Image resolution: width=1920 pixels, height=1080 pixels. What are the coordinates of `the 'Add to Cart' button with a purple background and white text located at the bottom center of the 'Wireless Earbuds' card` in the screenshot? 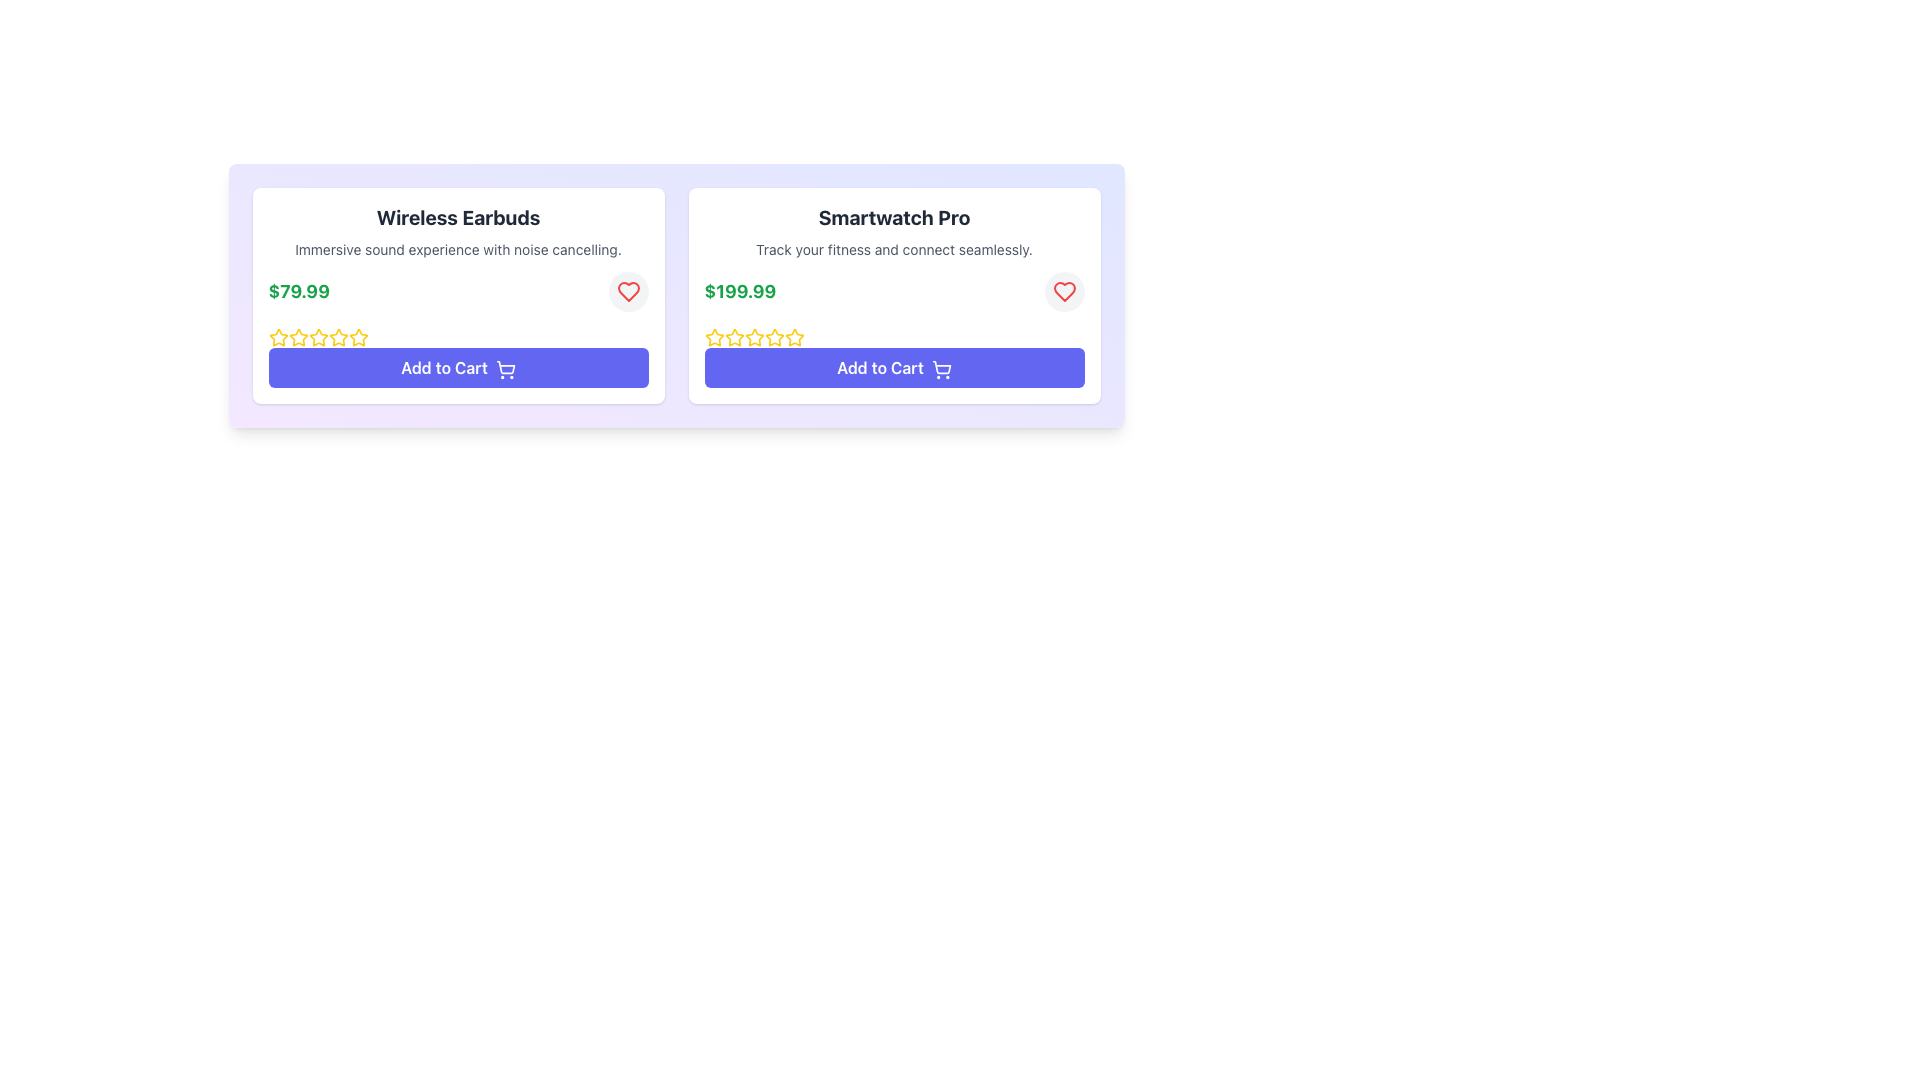 It's located at (457, 367).